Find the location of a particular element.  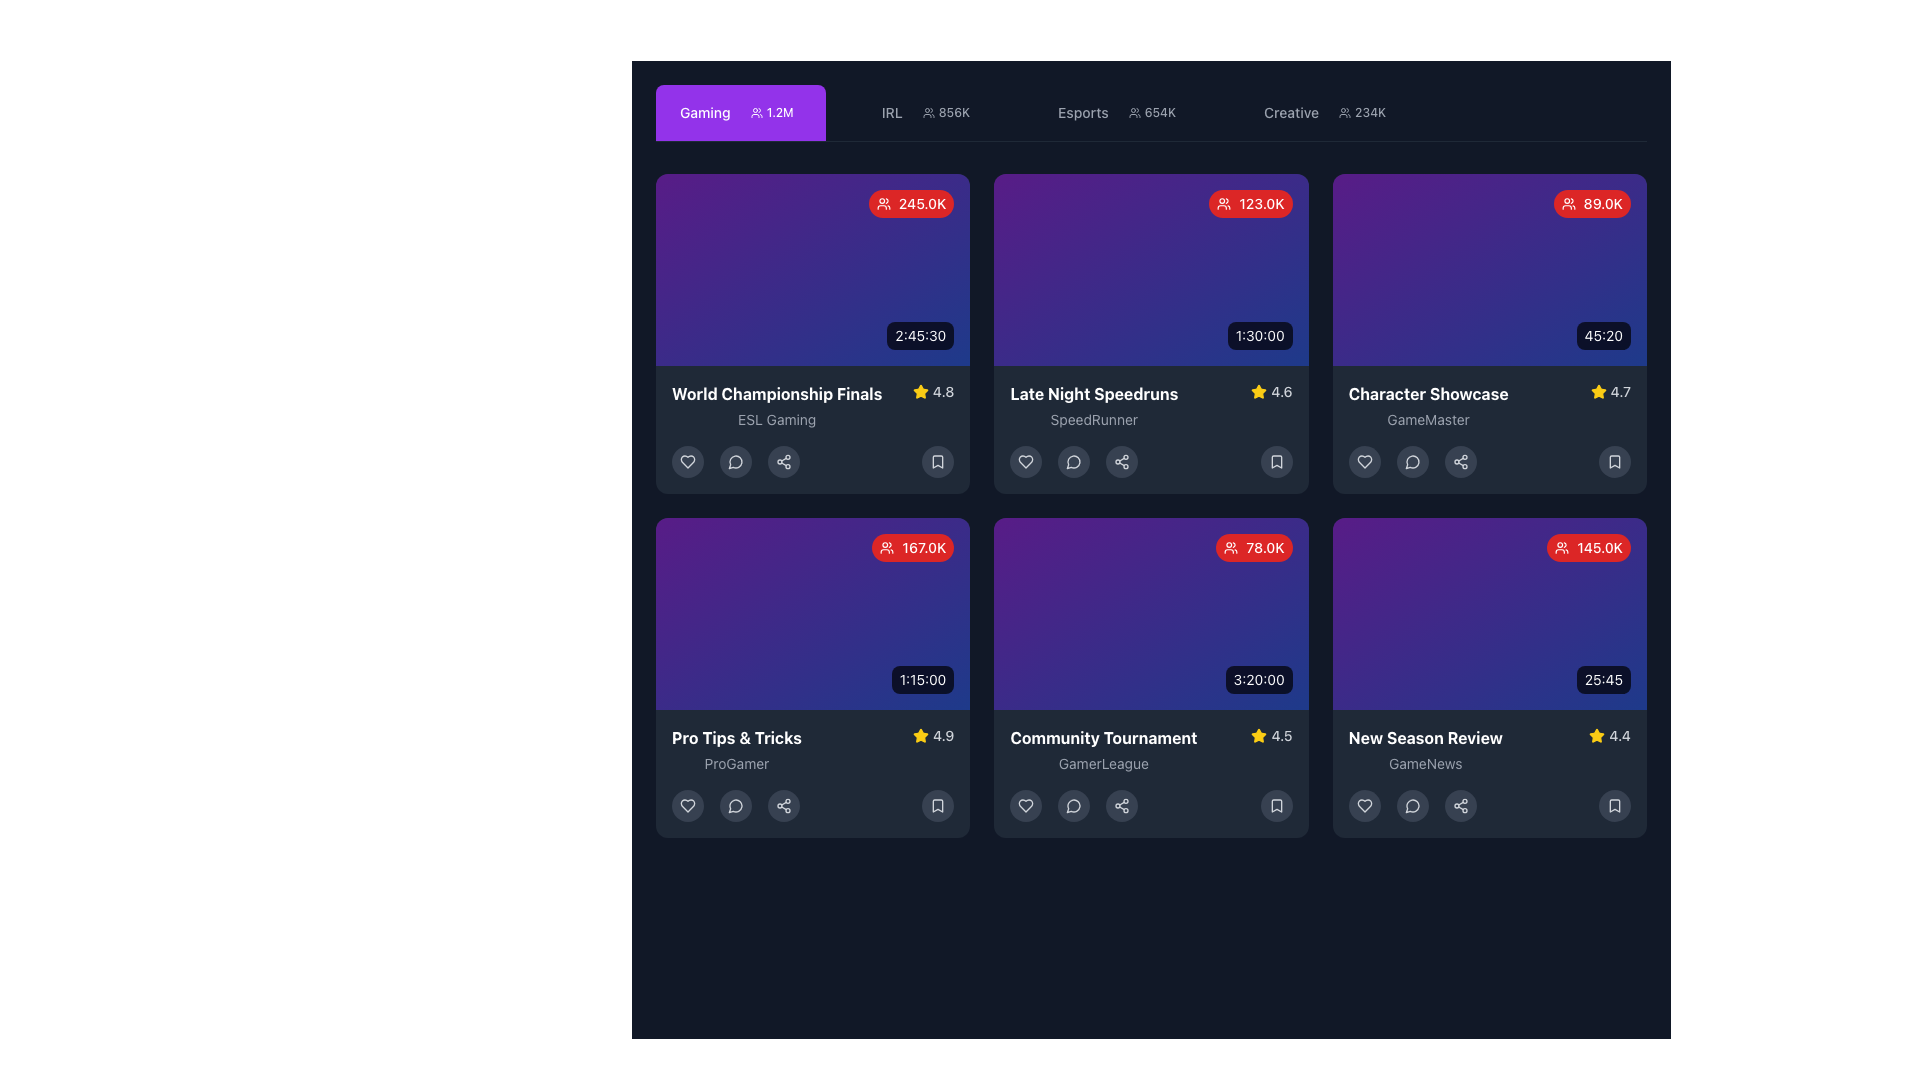

the button located as the second interactive element from the left in the bottom toolbar of the 'Late Night Speedruns' content card is located at coordinates (1073, 462).